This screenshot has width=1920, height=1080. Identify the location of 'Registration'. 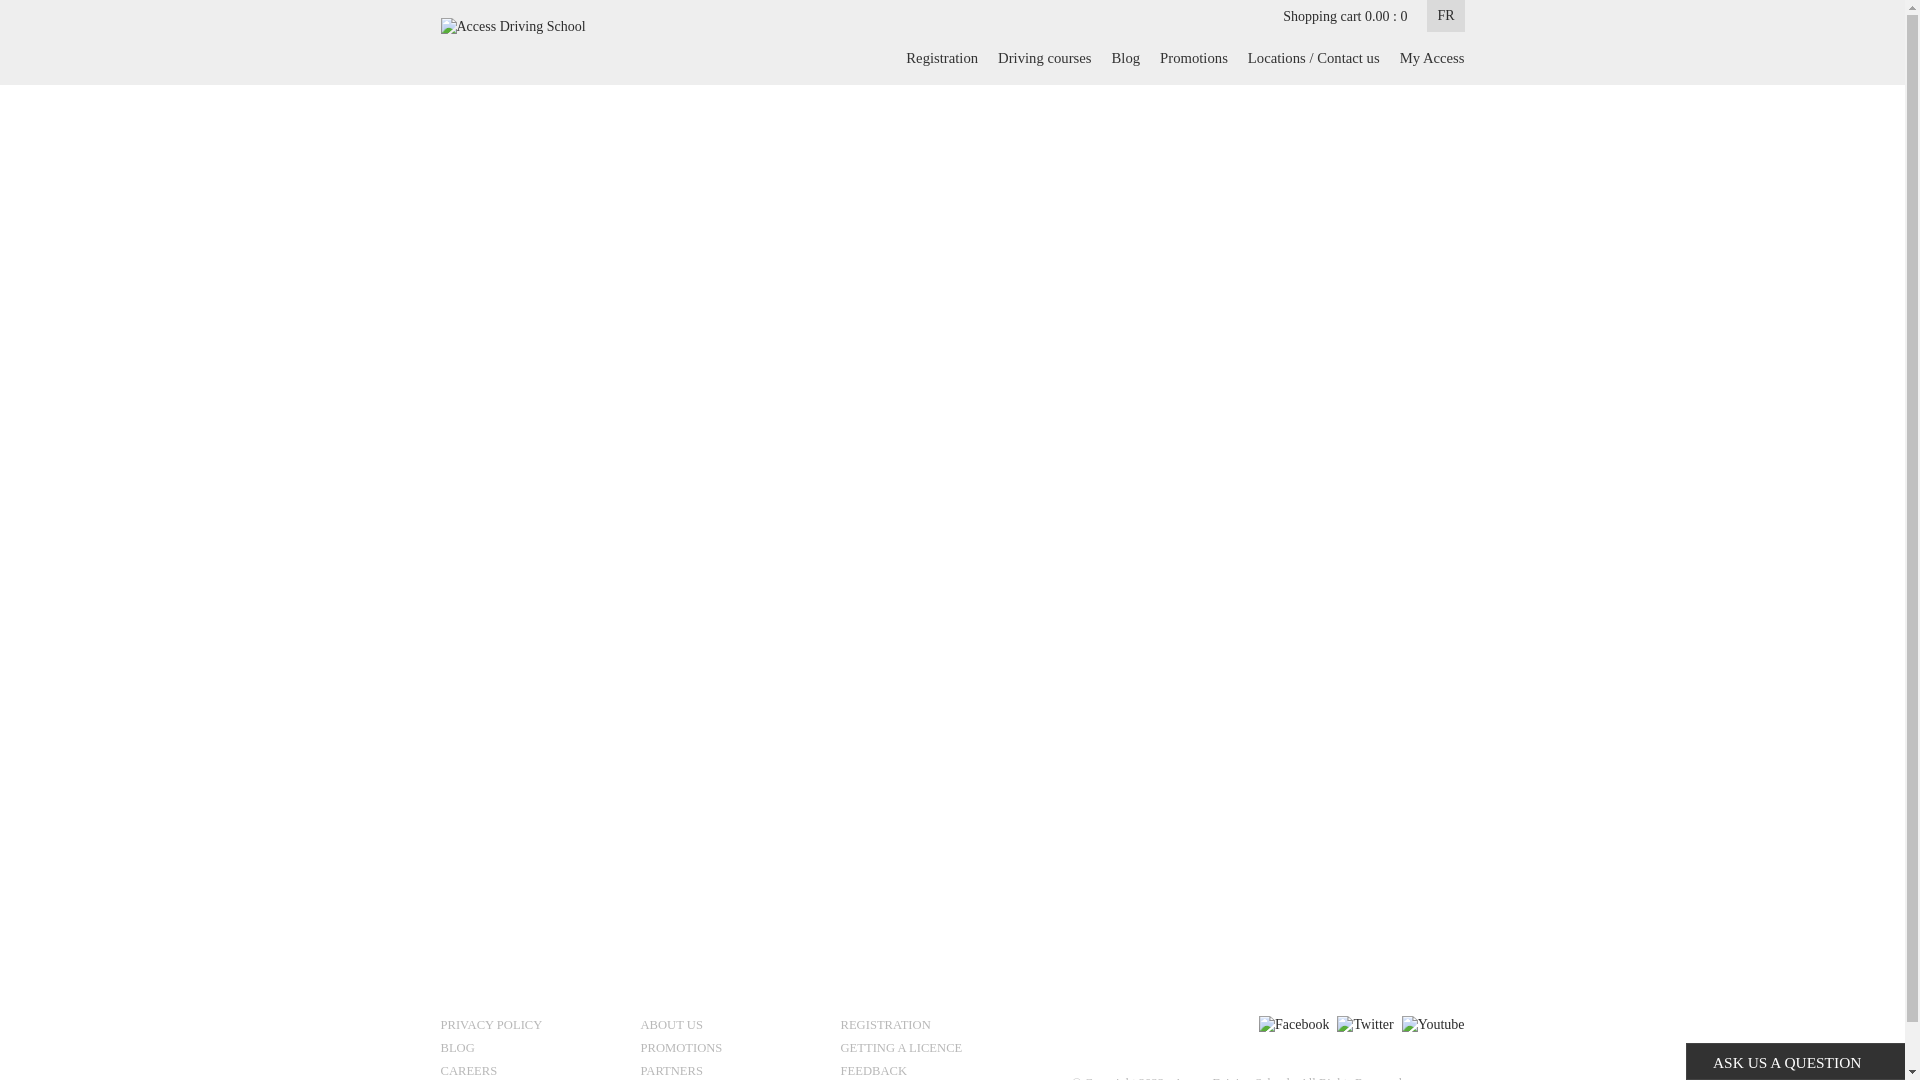
(940, 56).